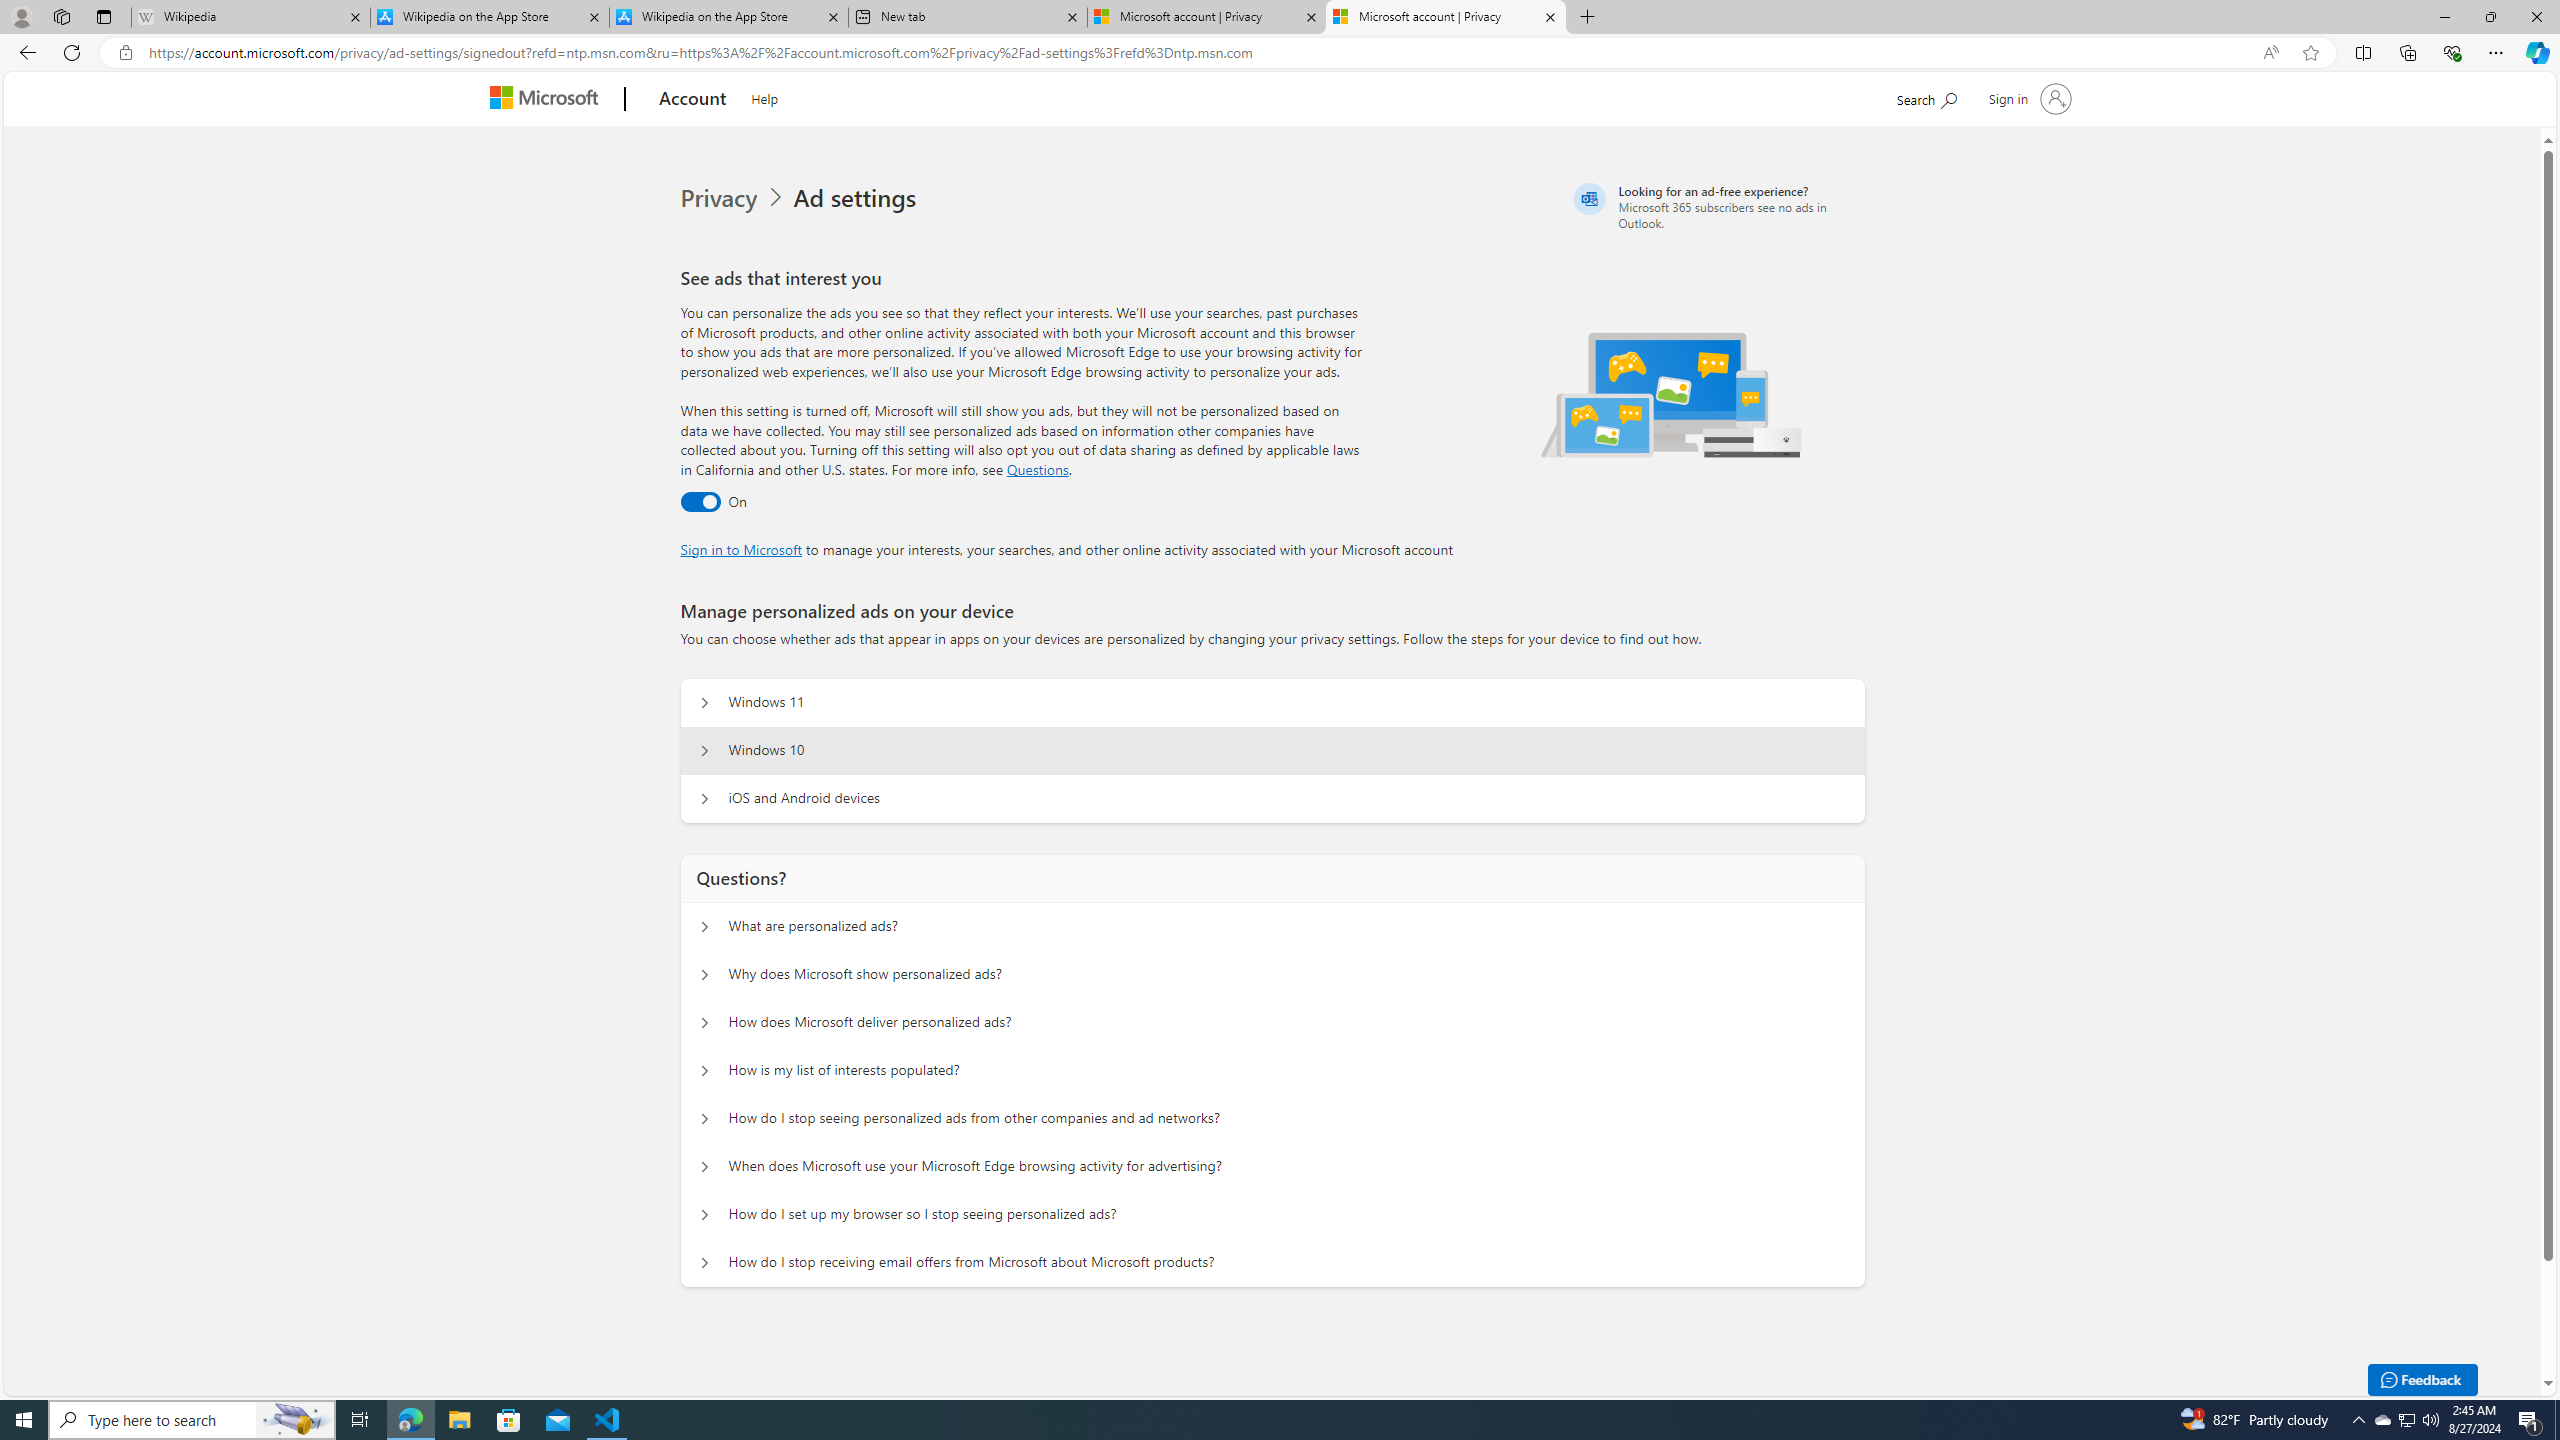 Image resolution: width=2560 pixels, height=1440 pixels. I want to click on 'Back', so click(24, 51).